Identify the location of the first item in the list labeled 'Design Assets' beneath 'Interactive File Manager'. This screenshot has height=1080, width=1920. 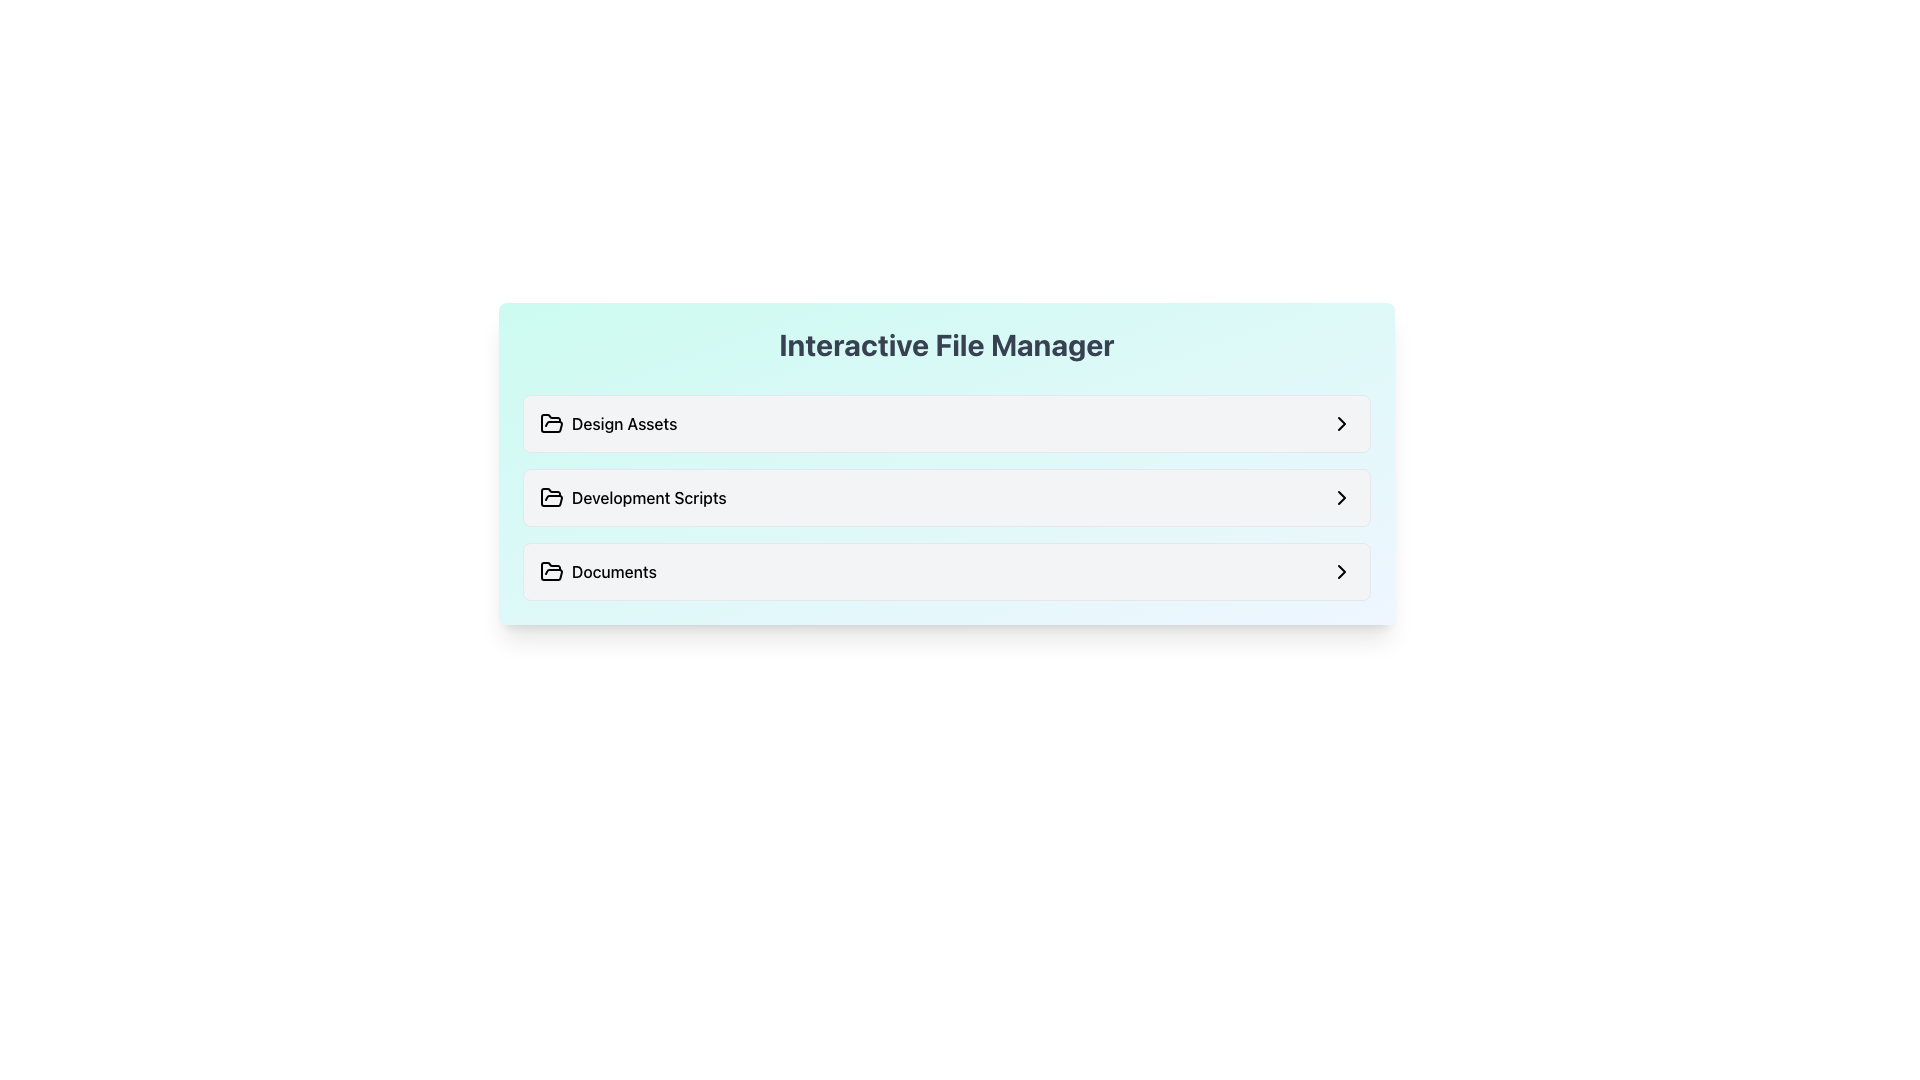
(945, 423).